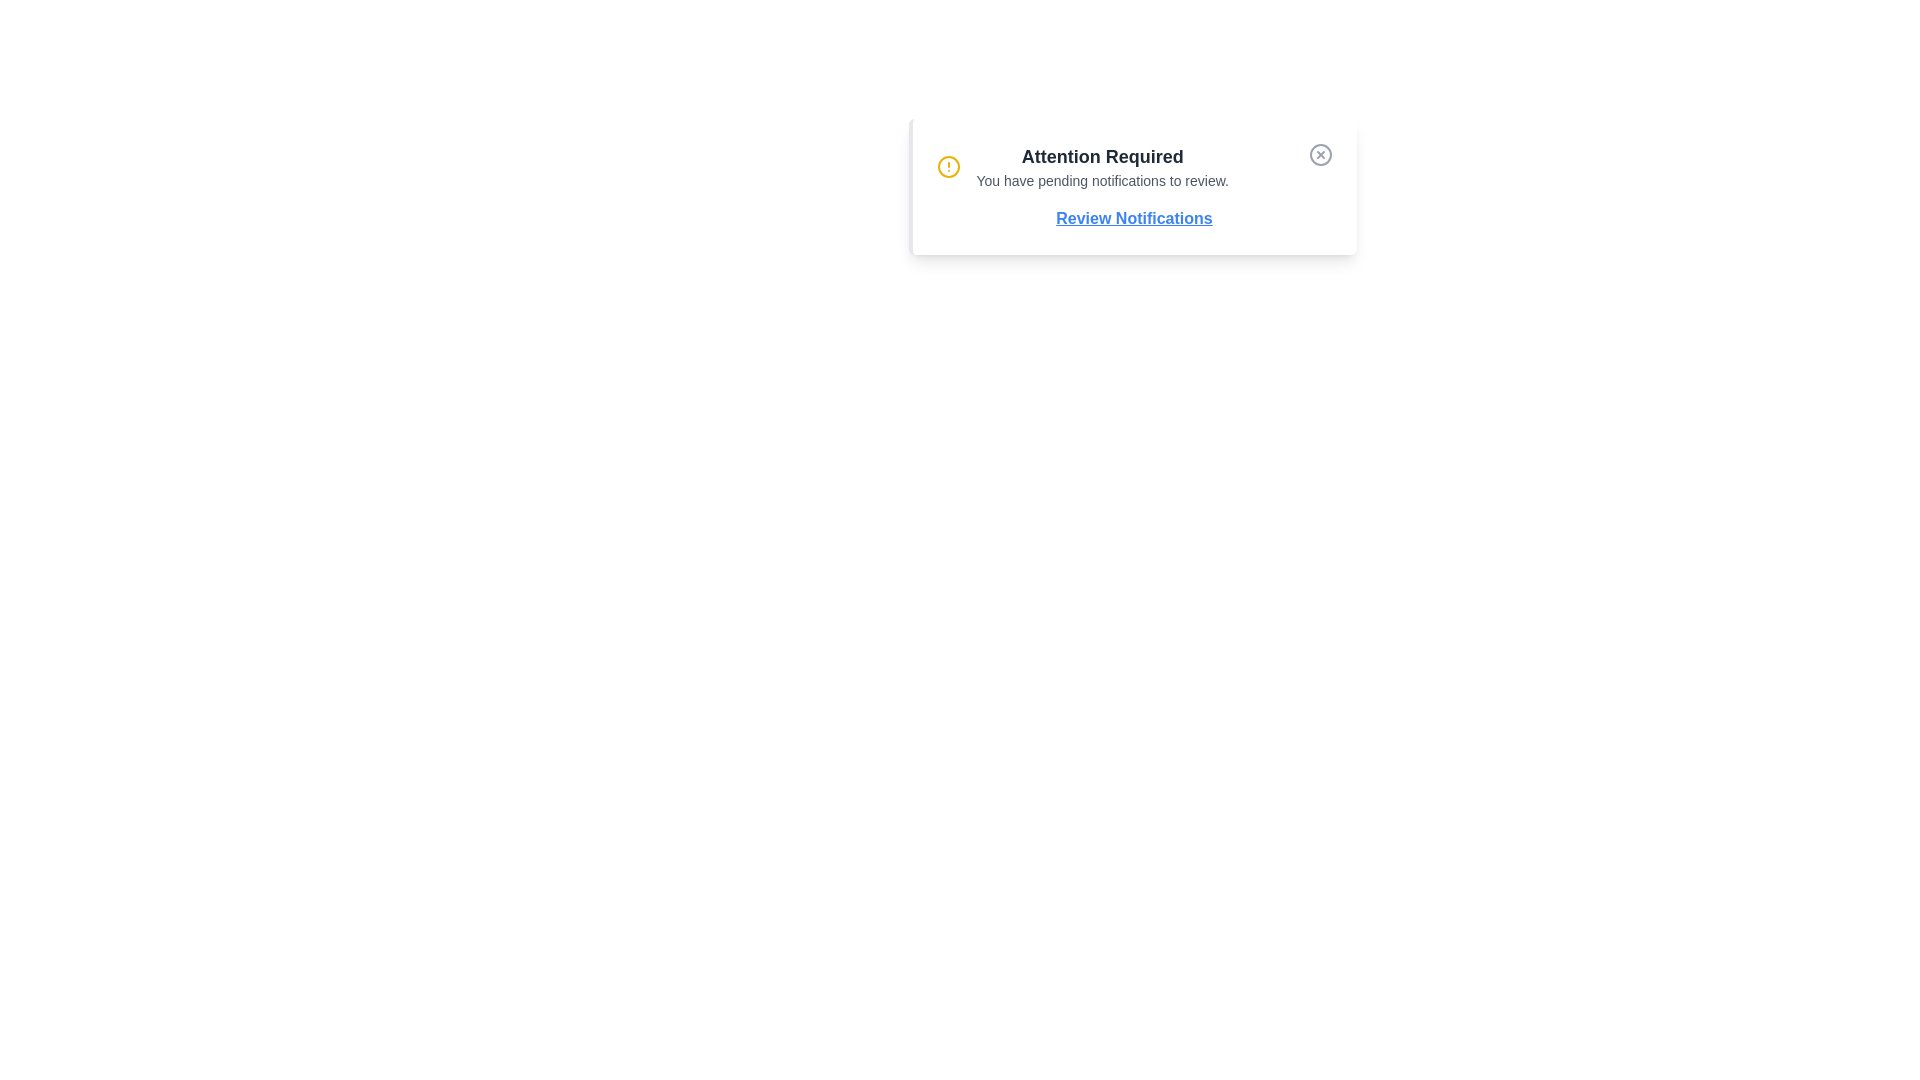 The height and width of the screenshot is (1080, 1920). I want to click on the outermost SVG circle component that visually attracts attention to the notification, located to the left of the text 'Attention Required.', so click(947, 165).